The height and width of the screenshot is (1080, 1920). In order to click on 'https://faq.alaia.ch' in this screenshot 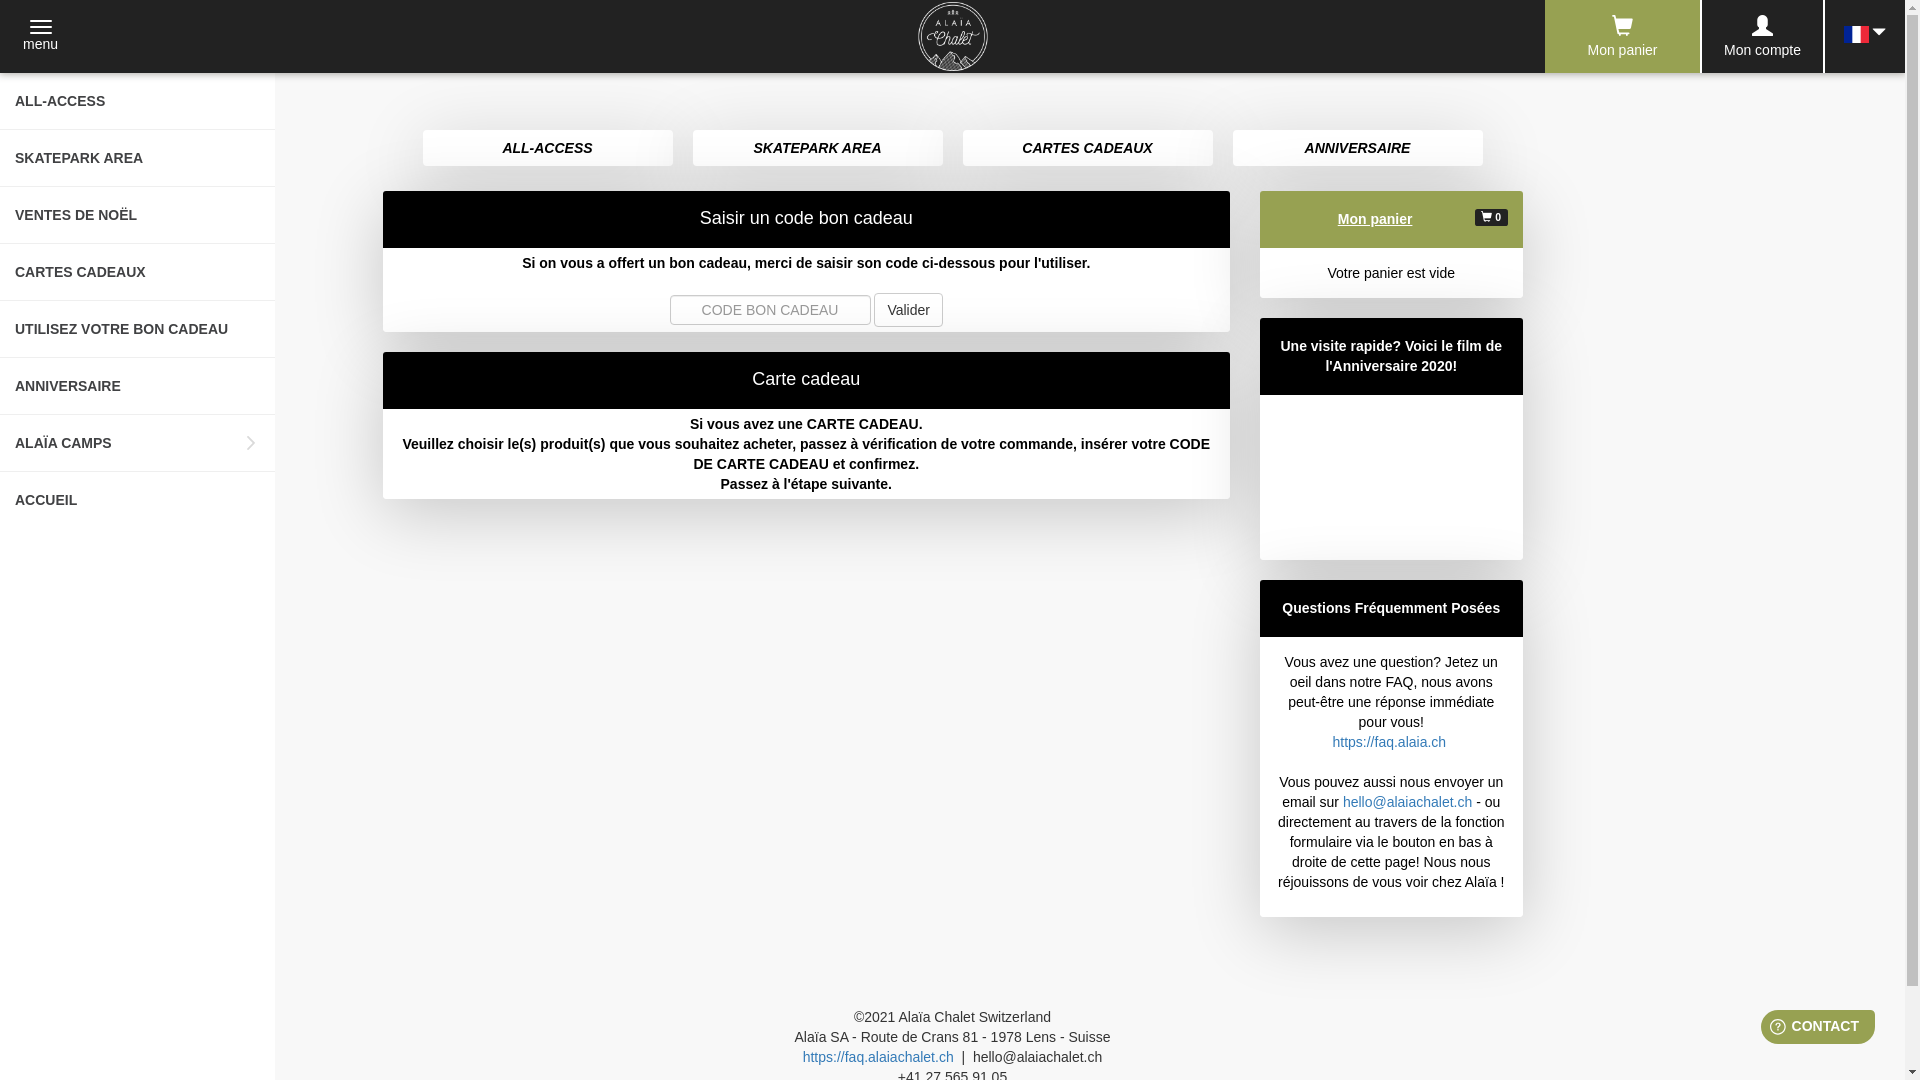, I will do `click(1331, 741)`.